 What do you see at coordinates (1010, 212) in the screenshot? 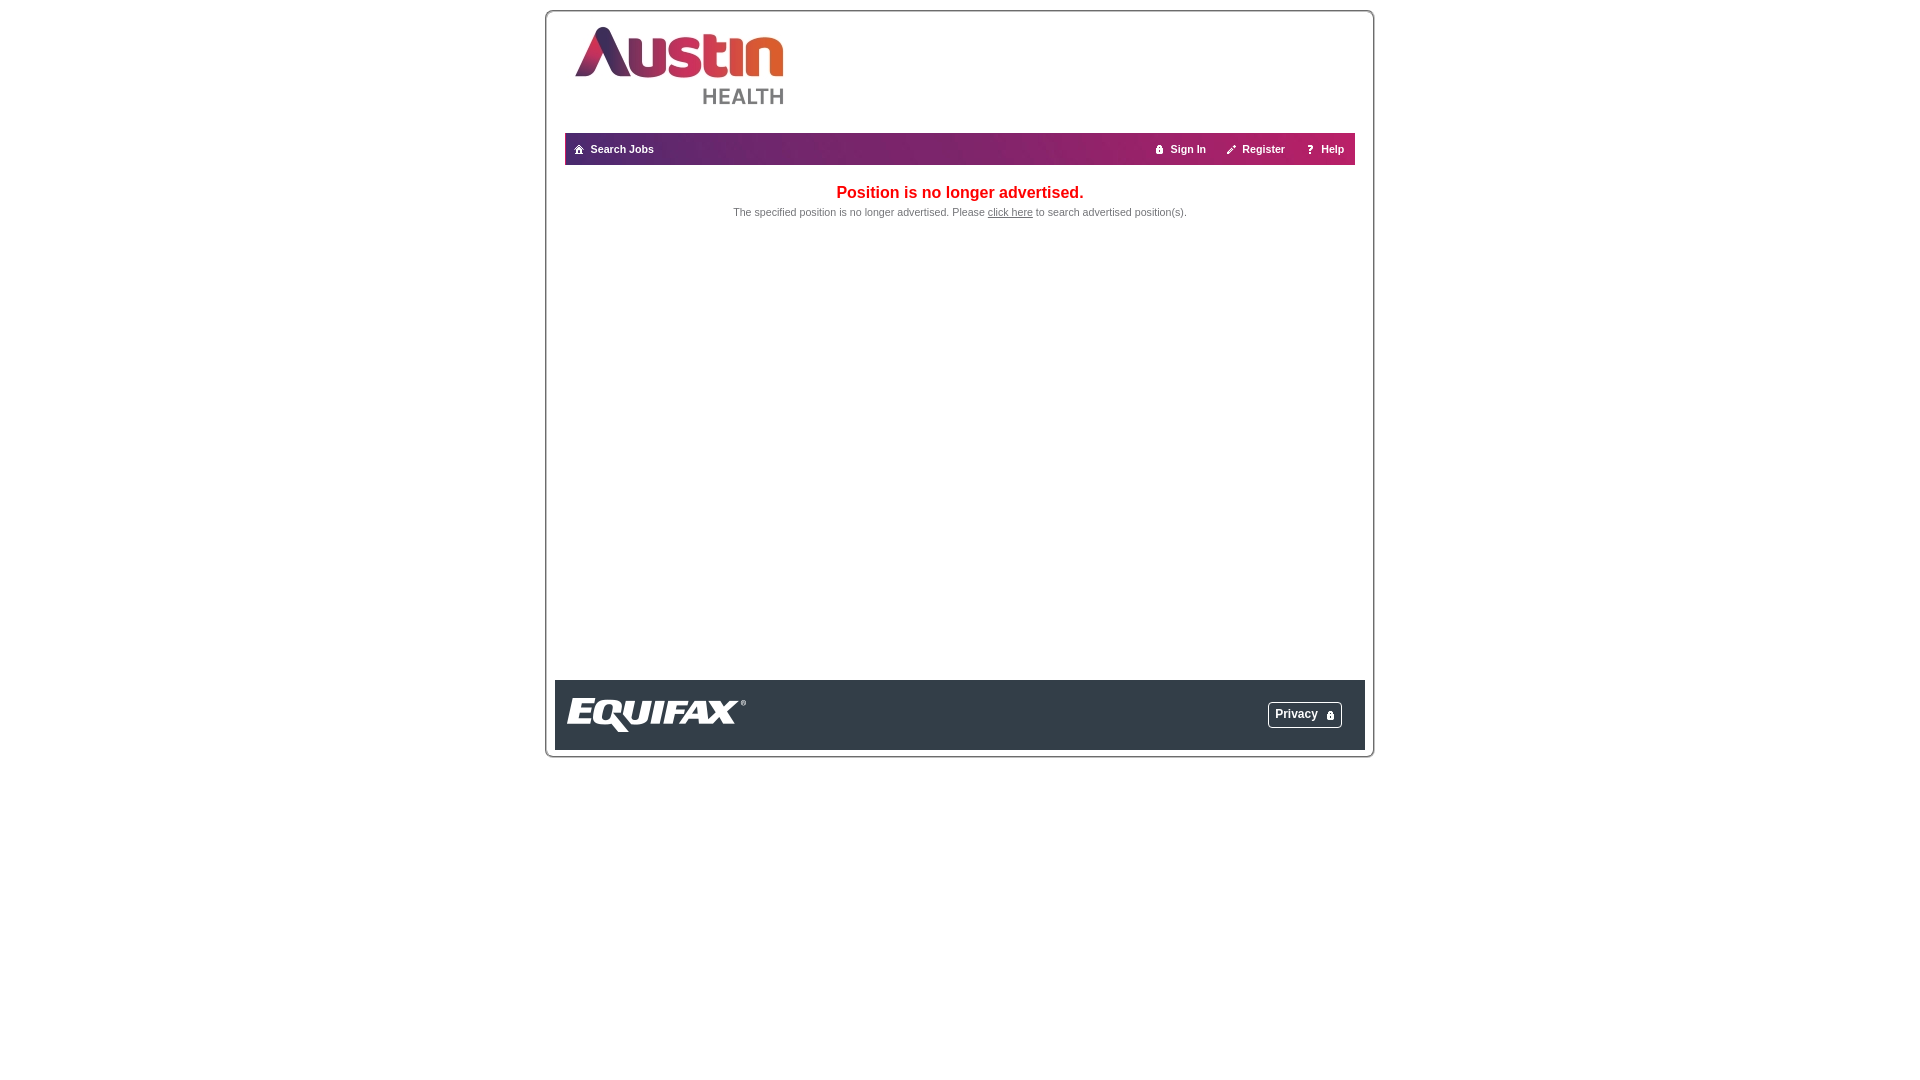
I see `'click here'` at bounding box center [1010, 212].